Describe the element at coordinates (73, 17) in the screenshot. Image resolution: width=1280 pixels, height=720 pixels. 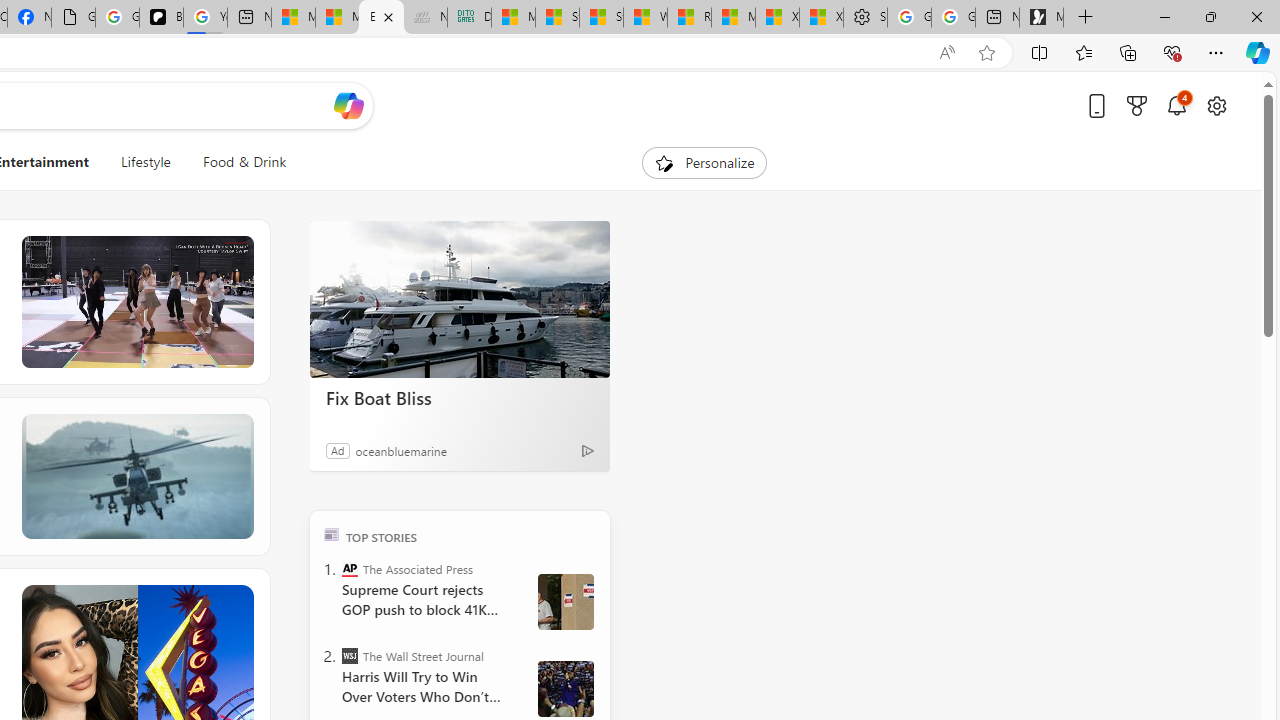
I see `'Google Analytics Opt-out Browser Add-on Download Page'` at that location.